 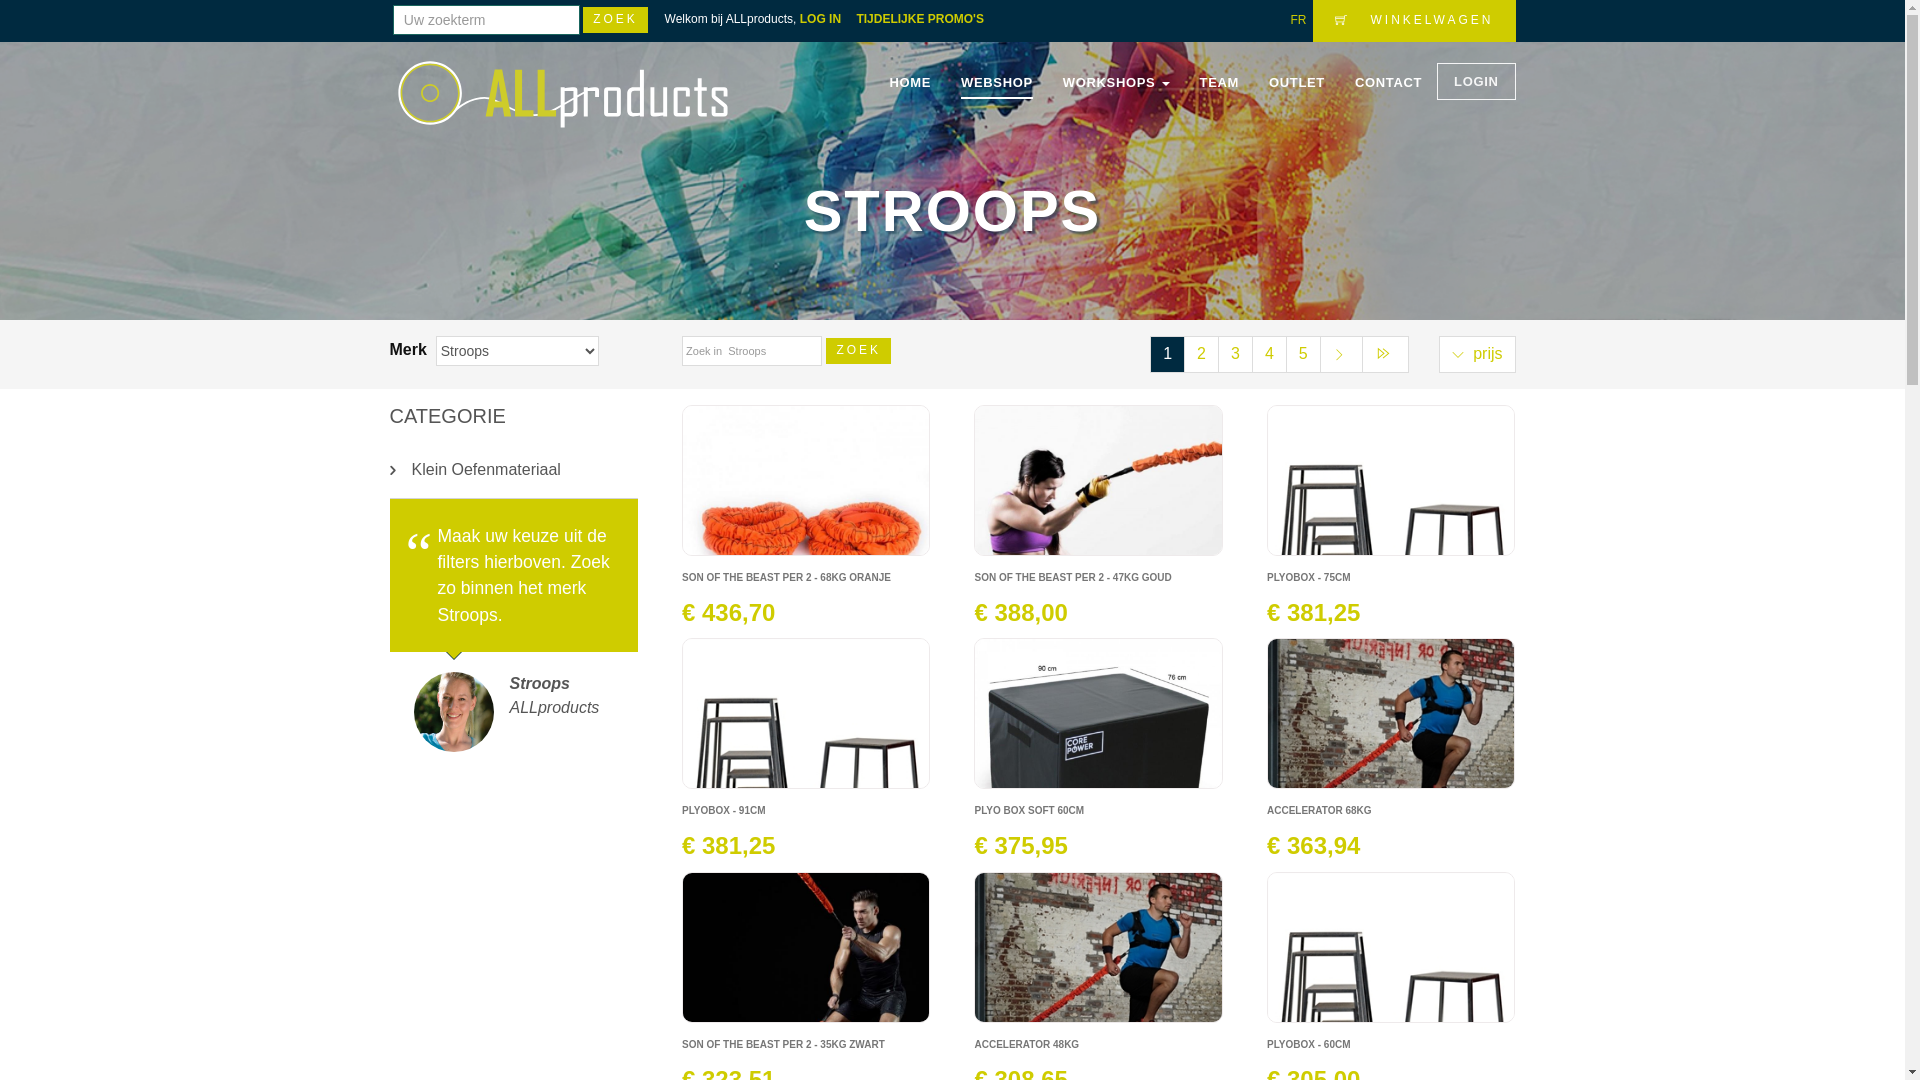 I want to click on 'OUTLET', so click(x=1296, y=82).